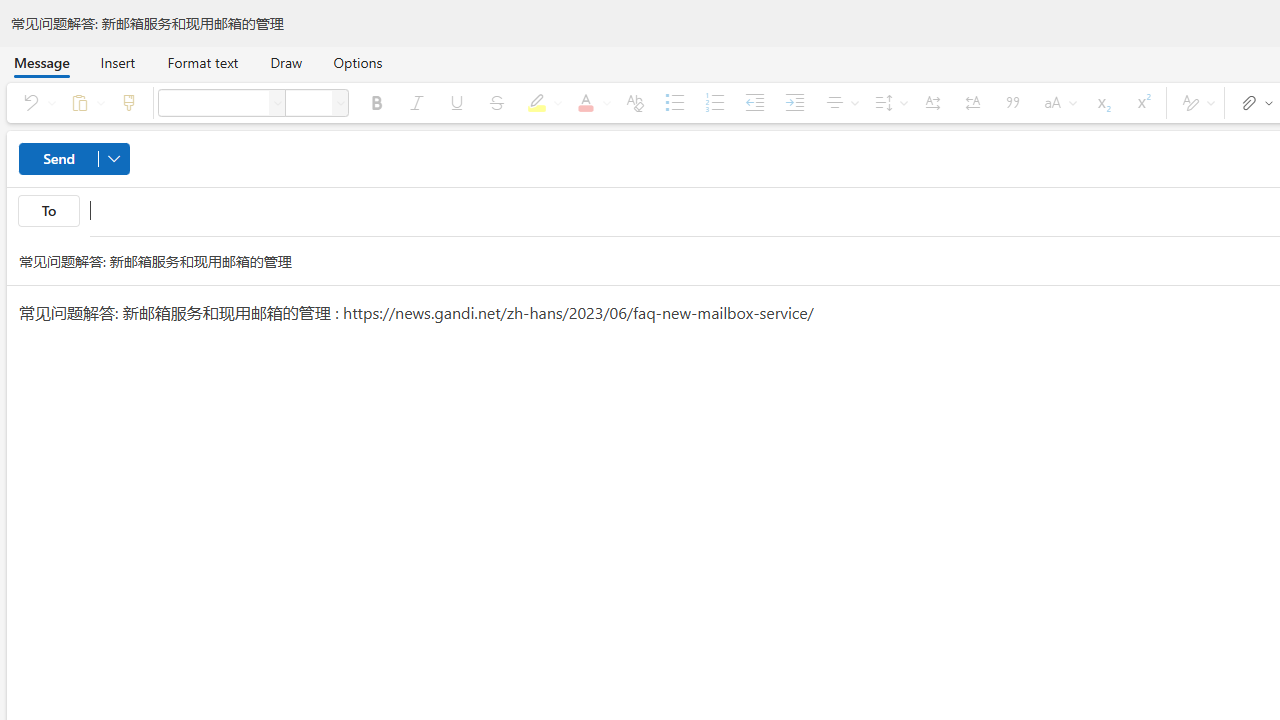 This screenshot has height=720, width=1280. What do you see at coordinates (116, 61) in the screenshot?
I see `'Insert'` at bounding box center [116, 61].